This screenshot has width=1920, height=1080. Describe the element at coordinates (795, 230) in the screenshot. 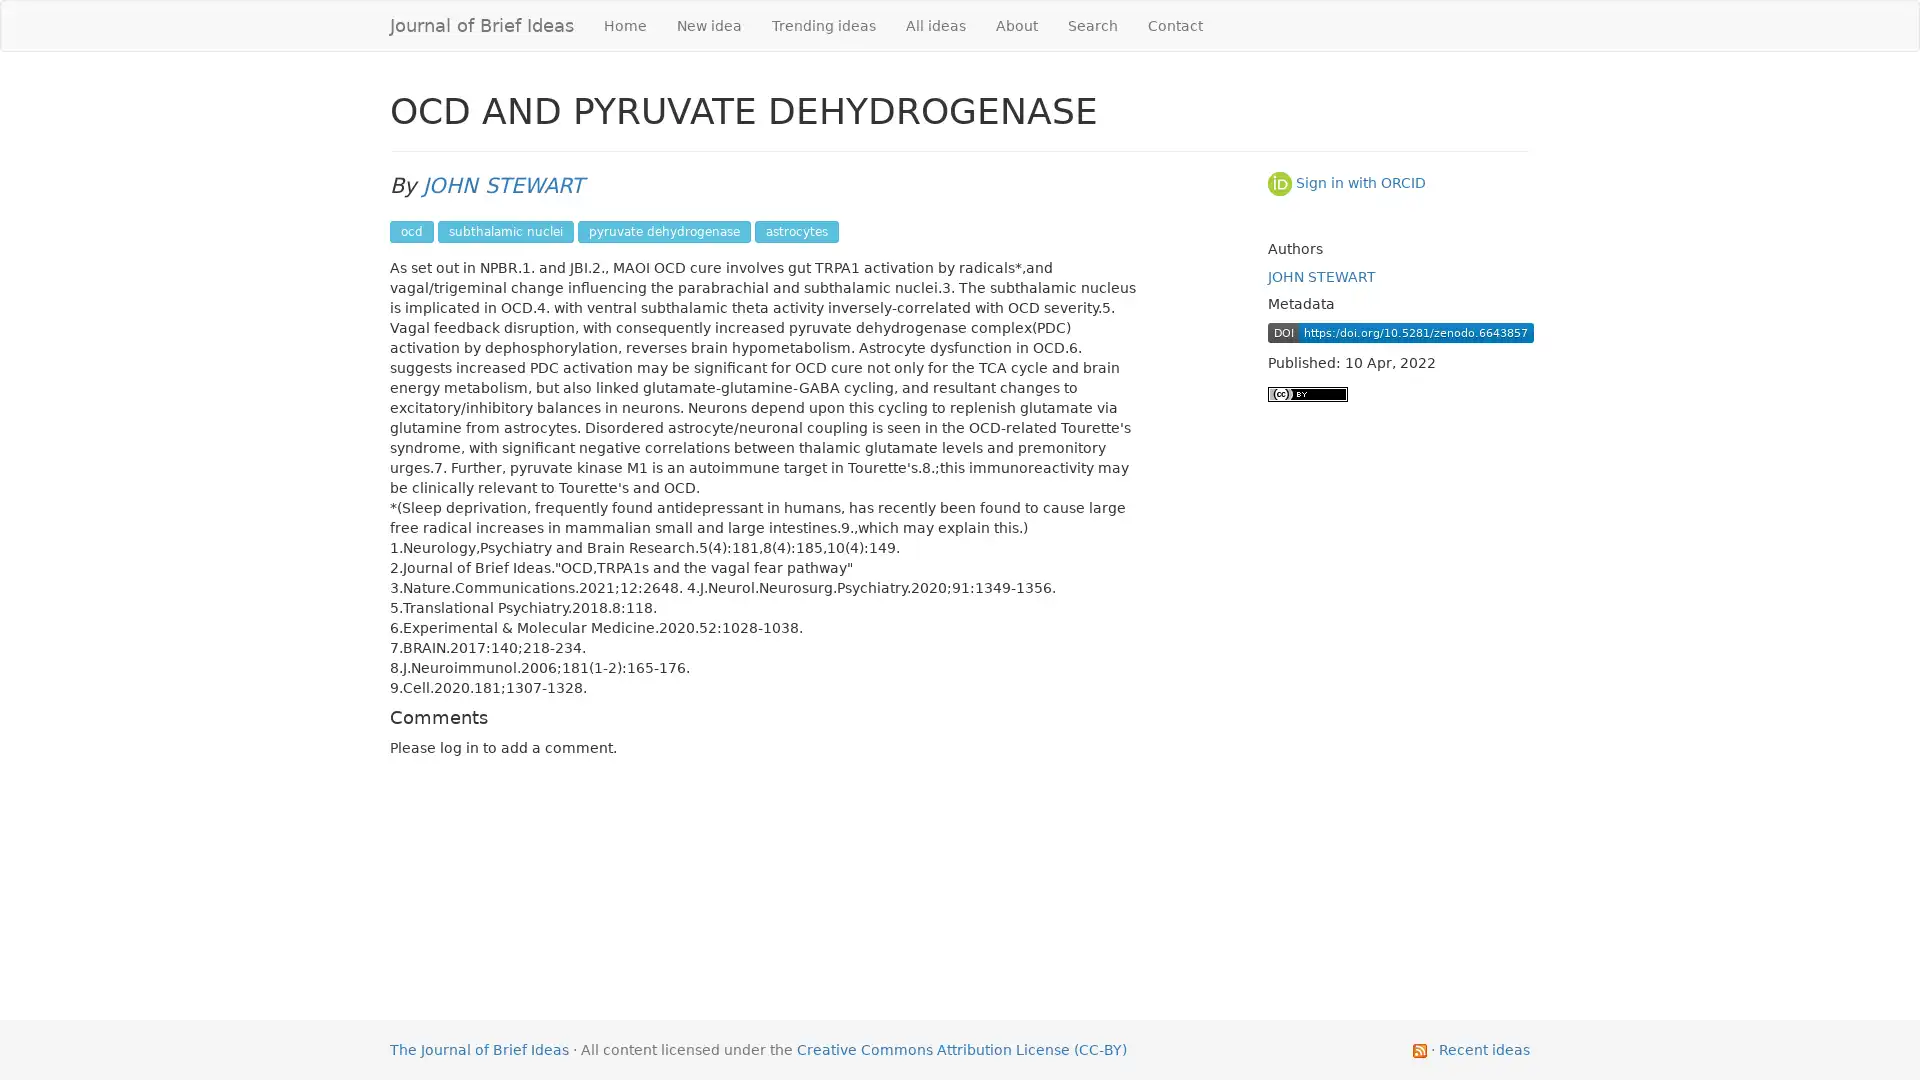

I see `astrocytes` at that location.